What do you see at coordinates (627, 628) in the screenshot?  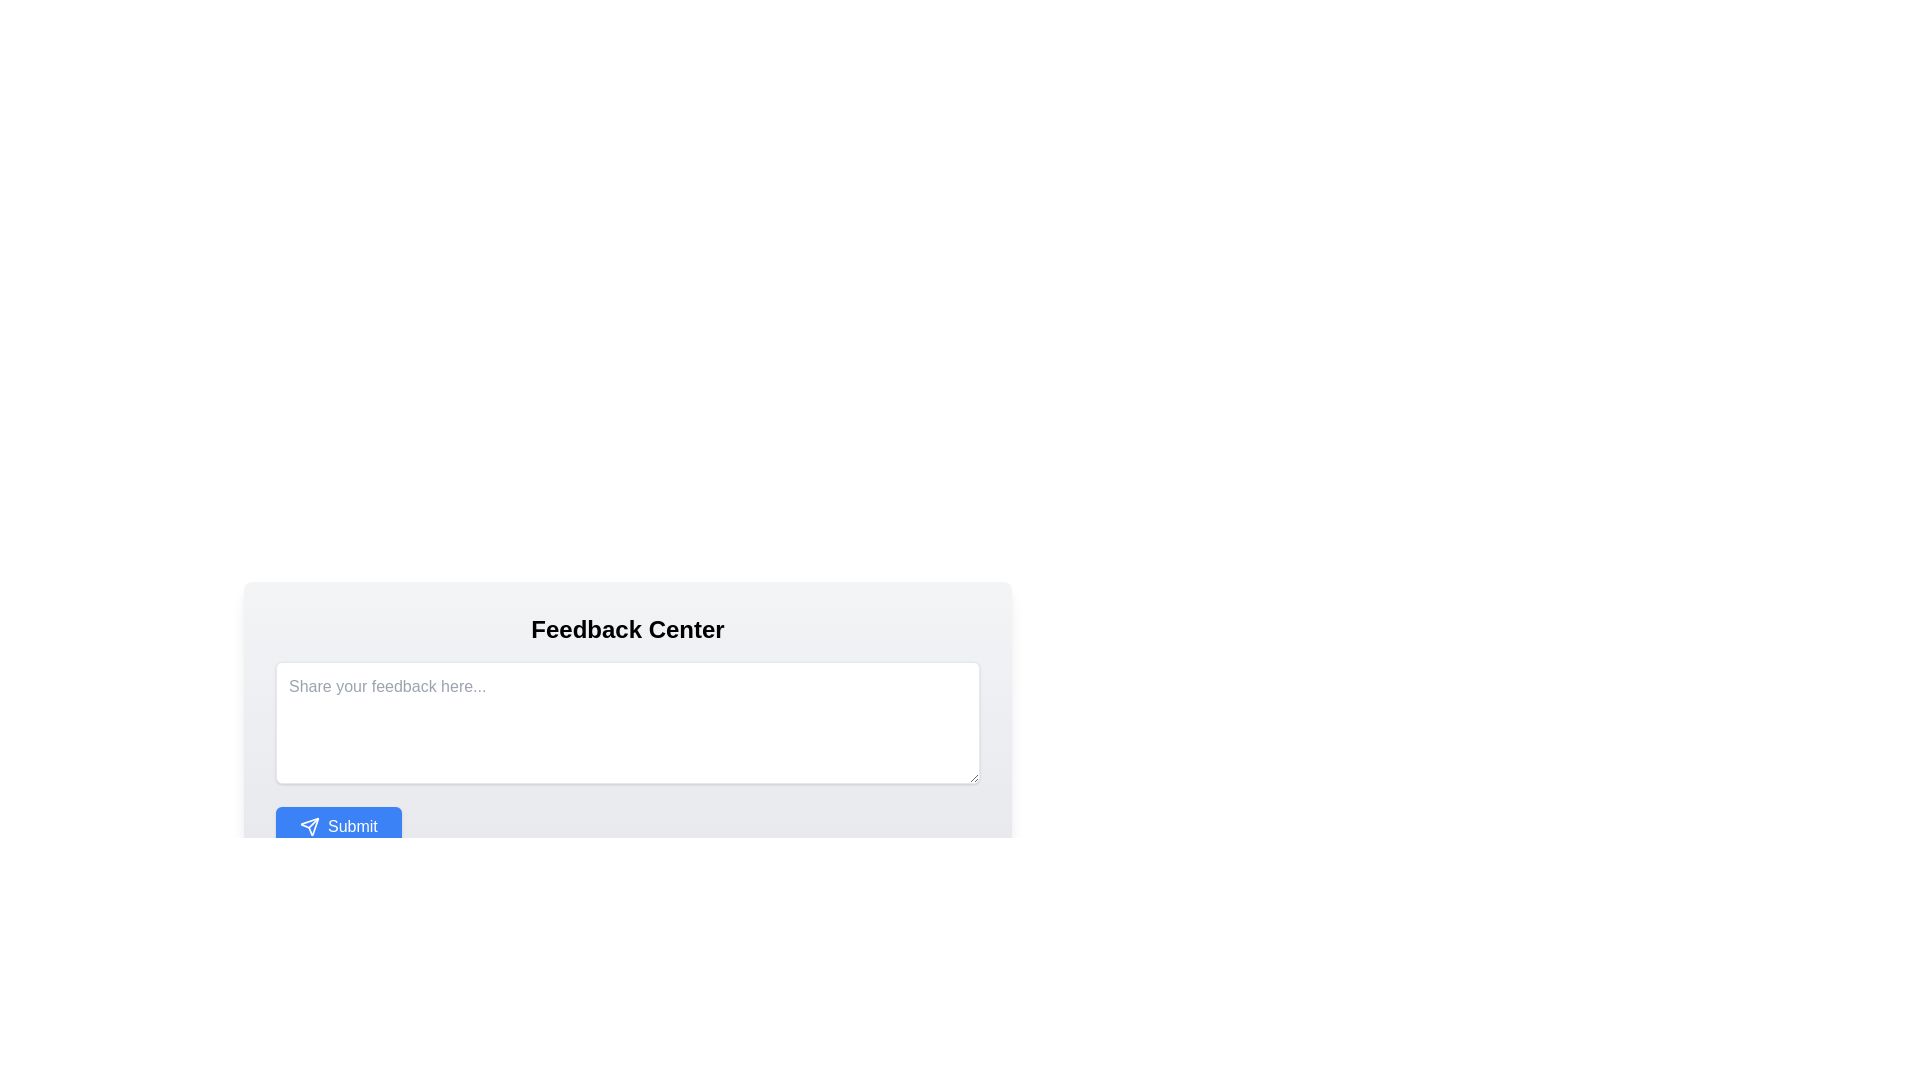 I see `the Header Text element, which serves as the title for the Feedback Center interface, positioned directly above the feedback input text box and centrally aligned` at bounding box center [627, 628].